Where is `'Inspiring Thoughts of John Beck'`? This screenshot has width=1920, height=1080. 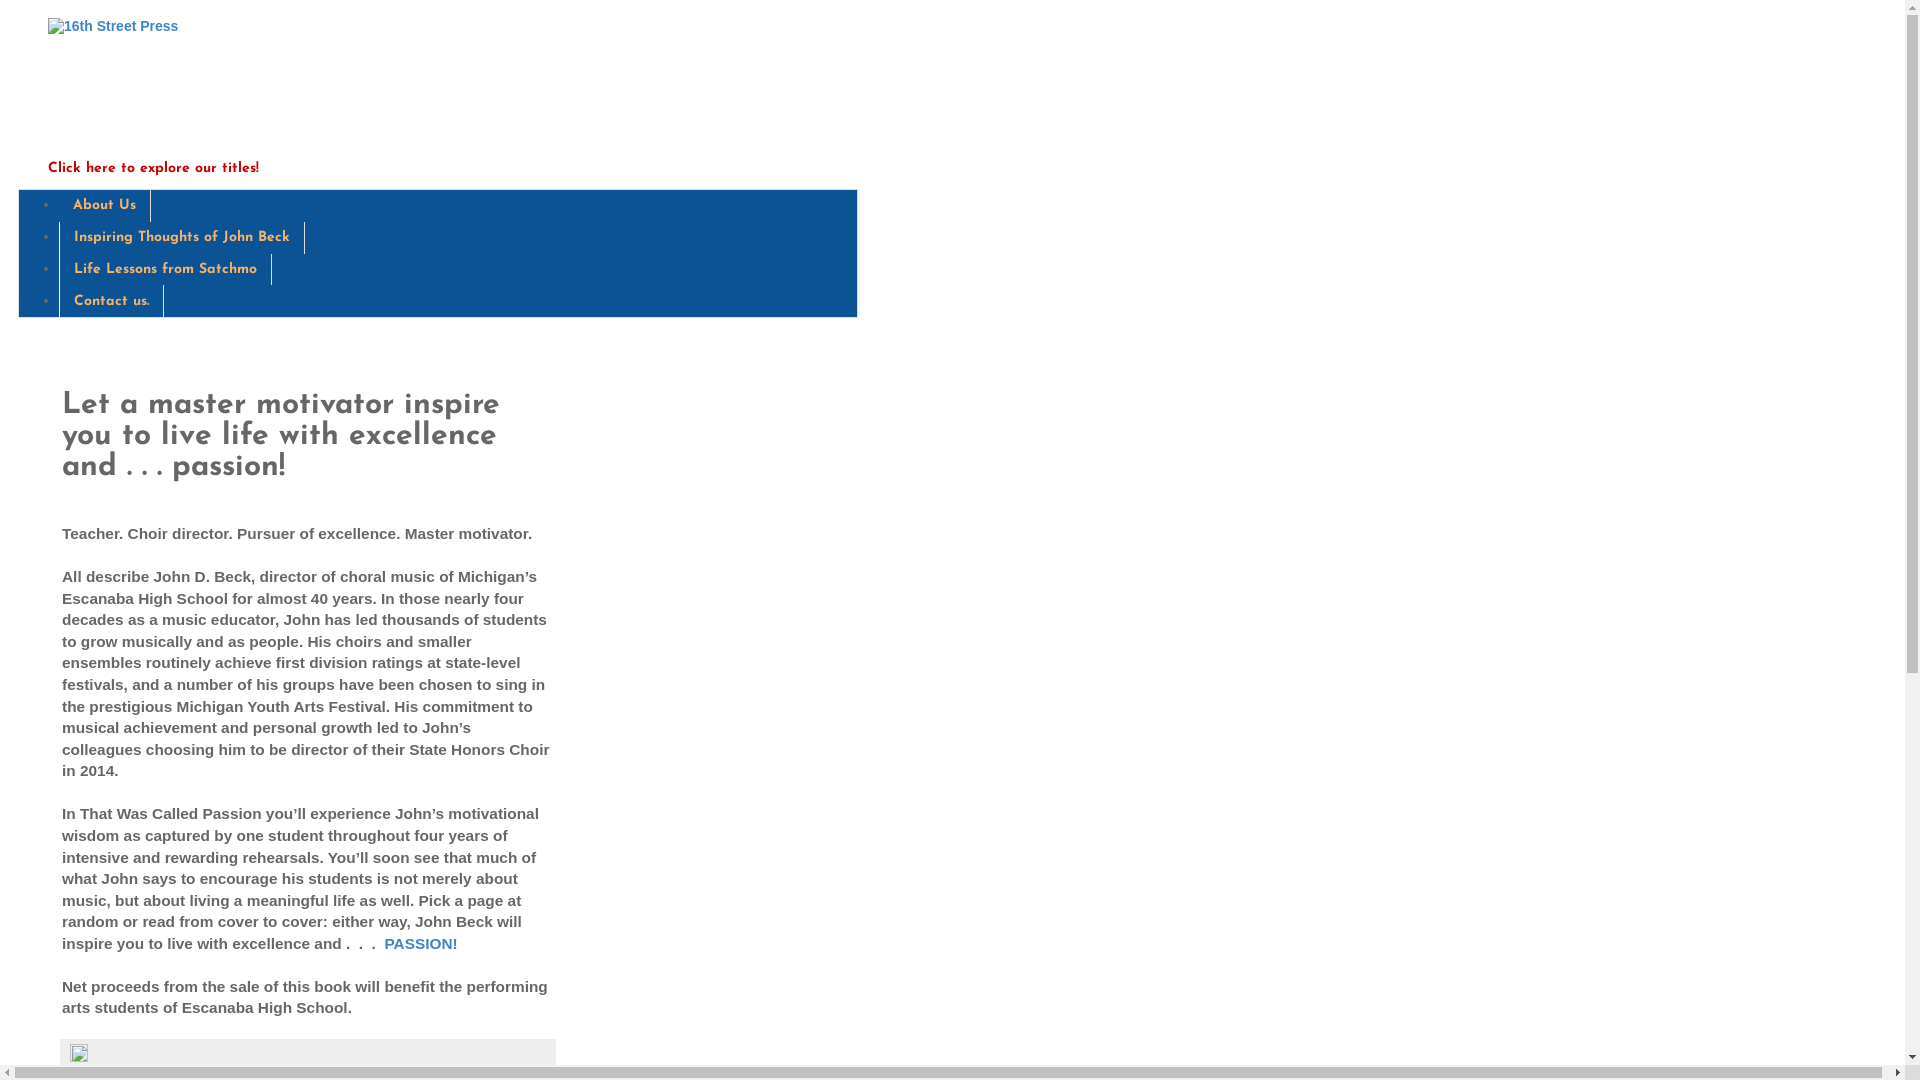
'Inspiring Thoughts of John Beck' is located at coordinates (182, 237).